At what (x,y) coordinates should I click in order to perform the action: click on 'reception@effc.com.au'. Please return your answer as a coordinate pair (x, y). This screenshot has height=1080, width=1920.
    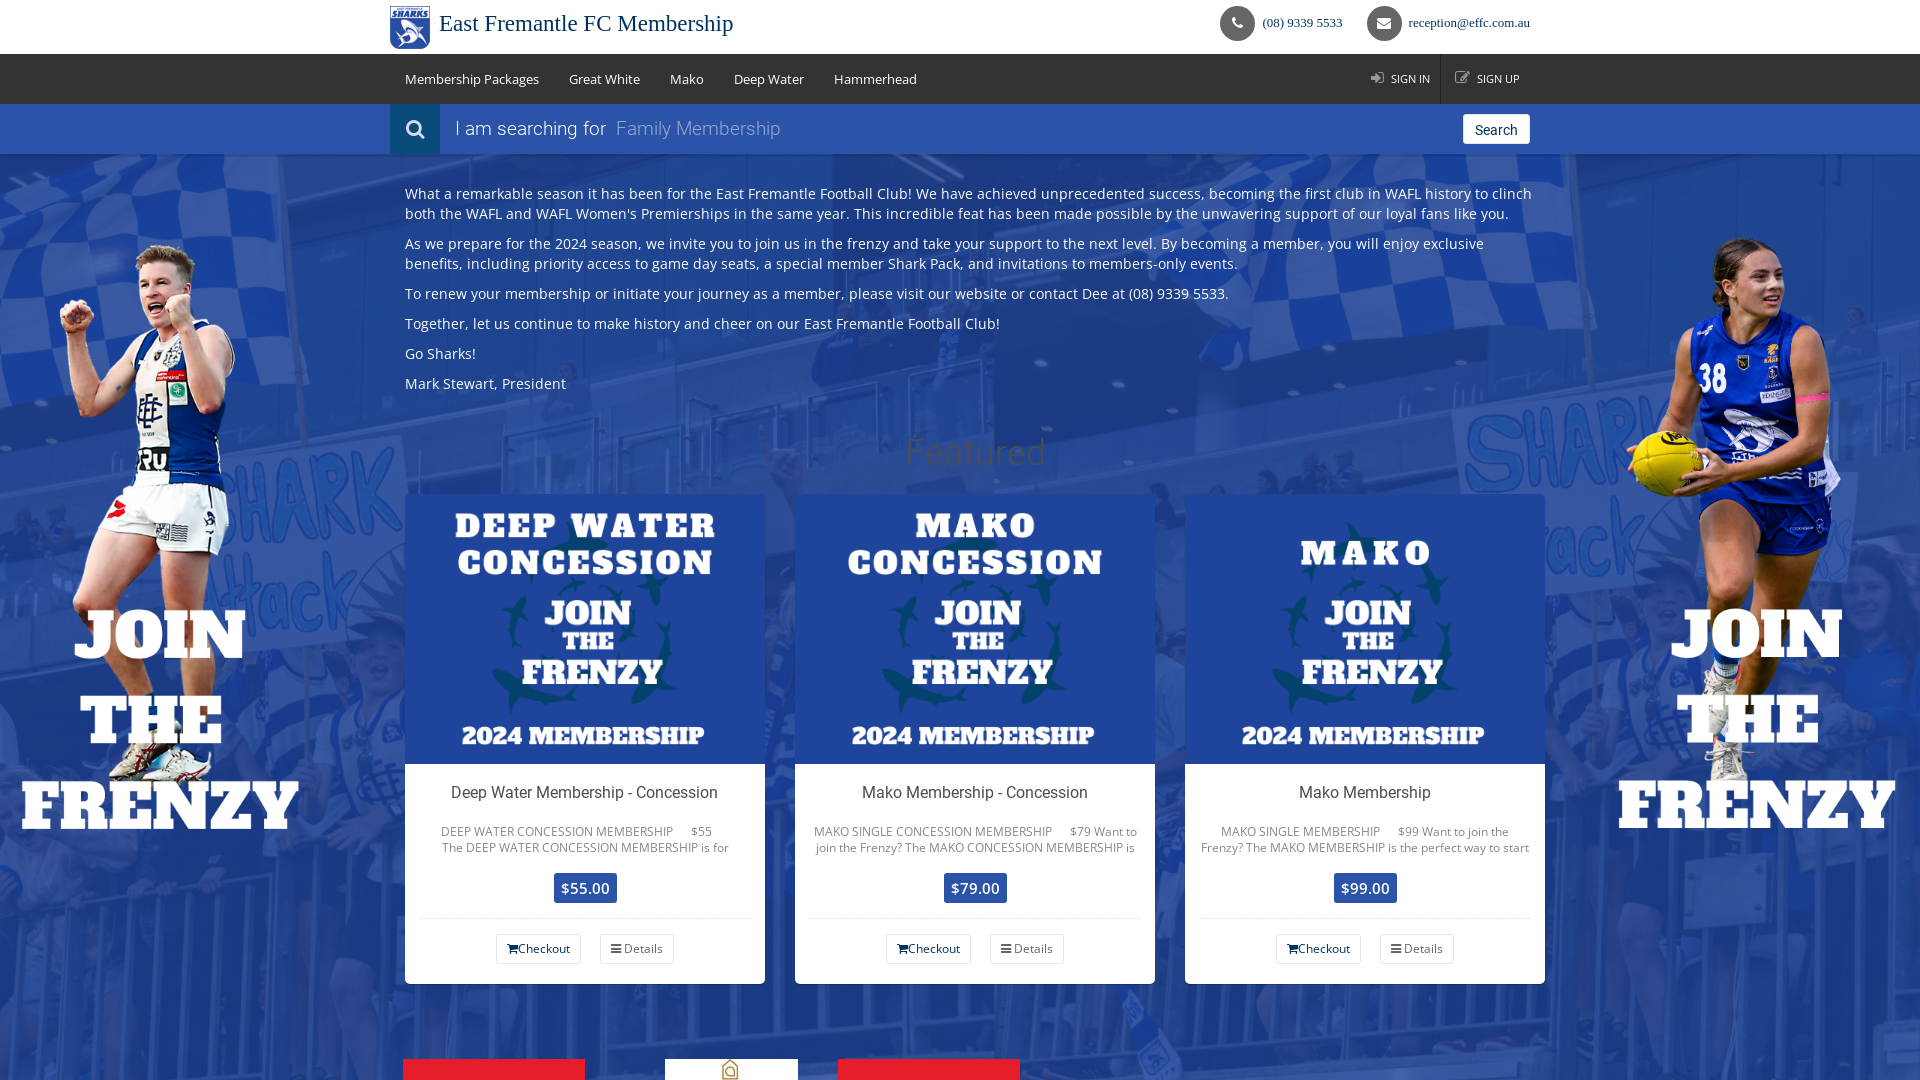
    Looking at the image, I should click on (1469, 22).